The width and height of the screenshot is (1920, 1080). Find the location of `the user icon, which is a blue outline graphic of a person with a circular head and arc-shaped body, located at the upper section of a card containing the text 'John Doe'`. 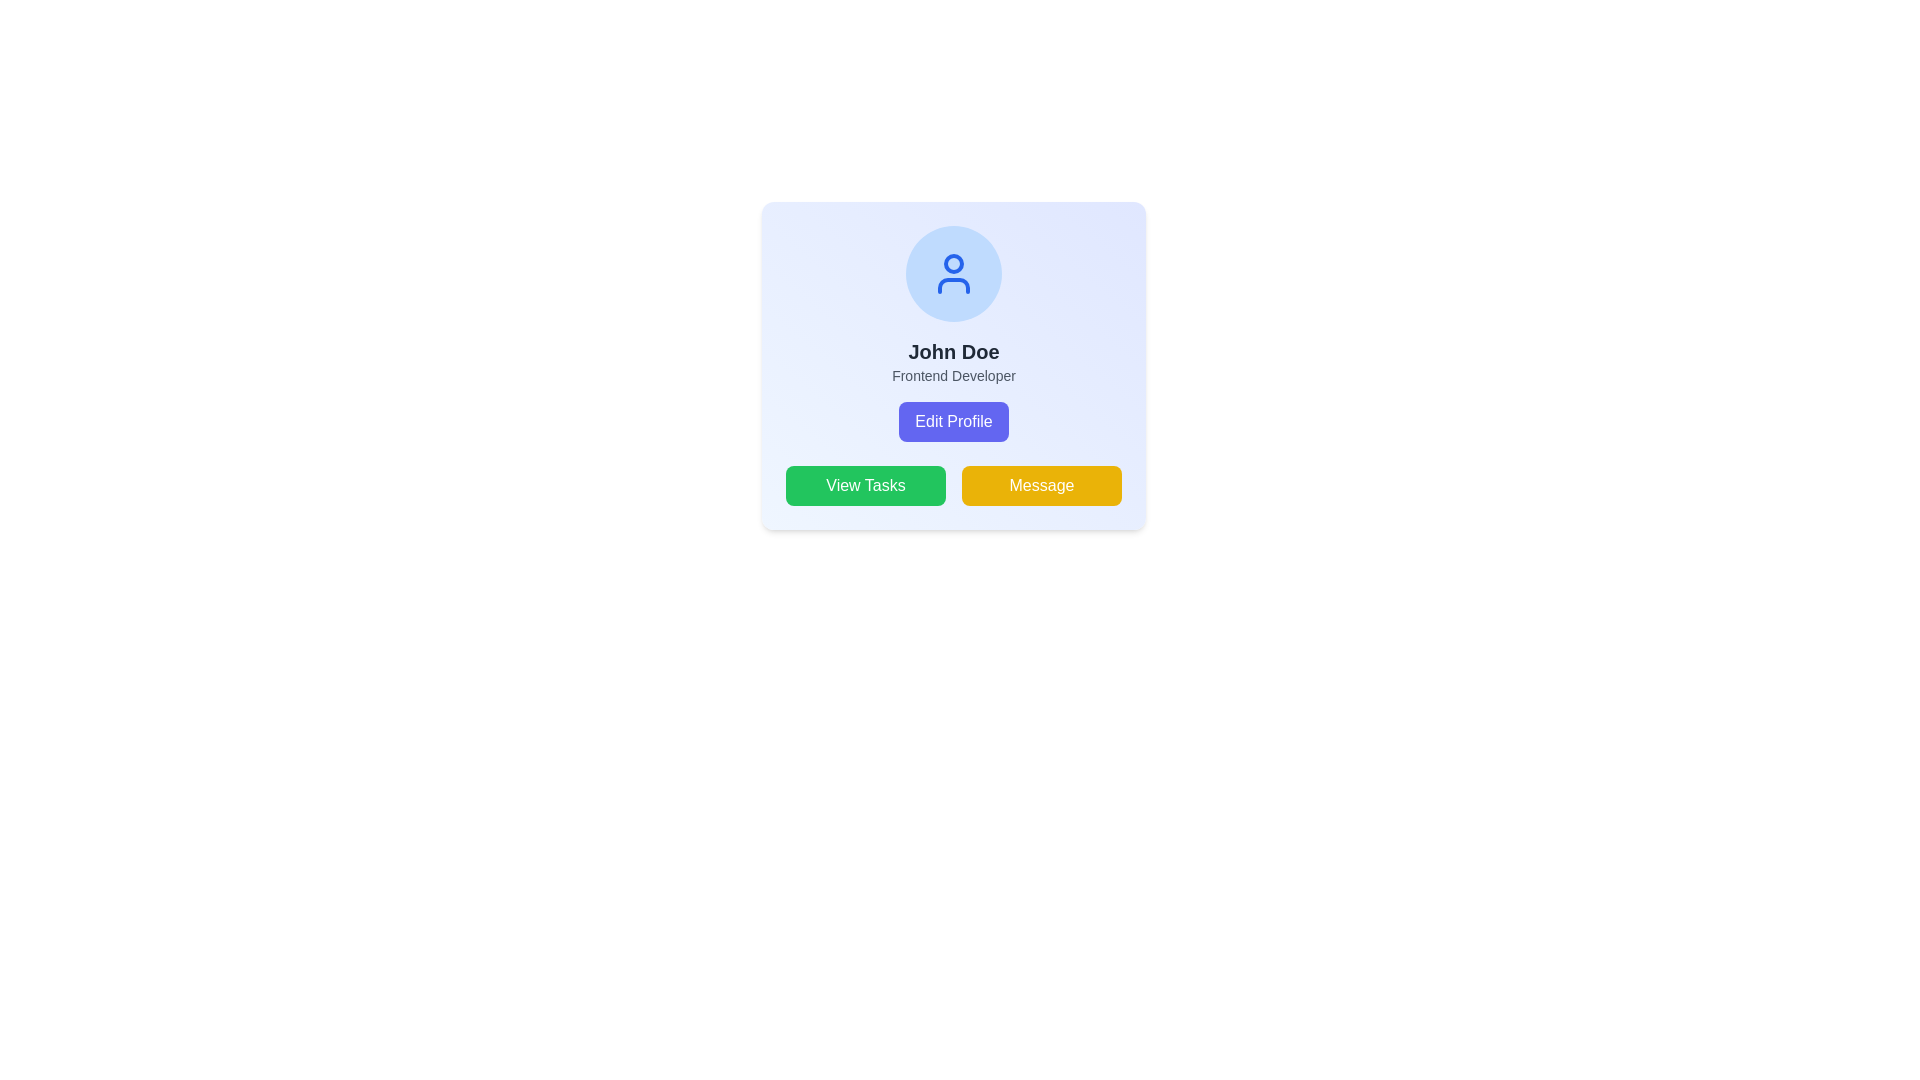

the user icon, which is a blue outline graphic of a person with a circular head and arc-shaped body, located at the upper section of a card containing the text 'John Doe' is located at coordinates (953, 273).